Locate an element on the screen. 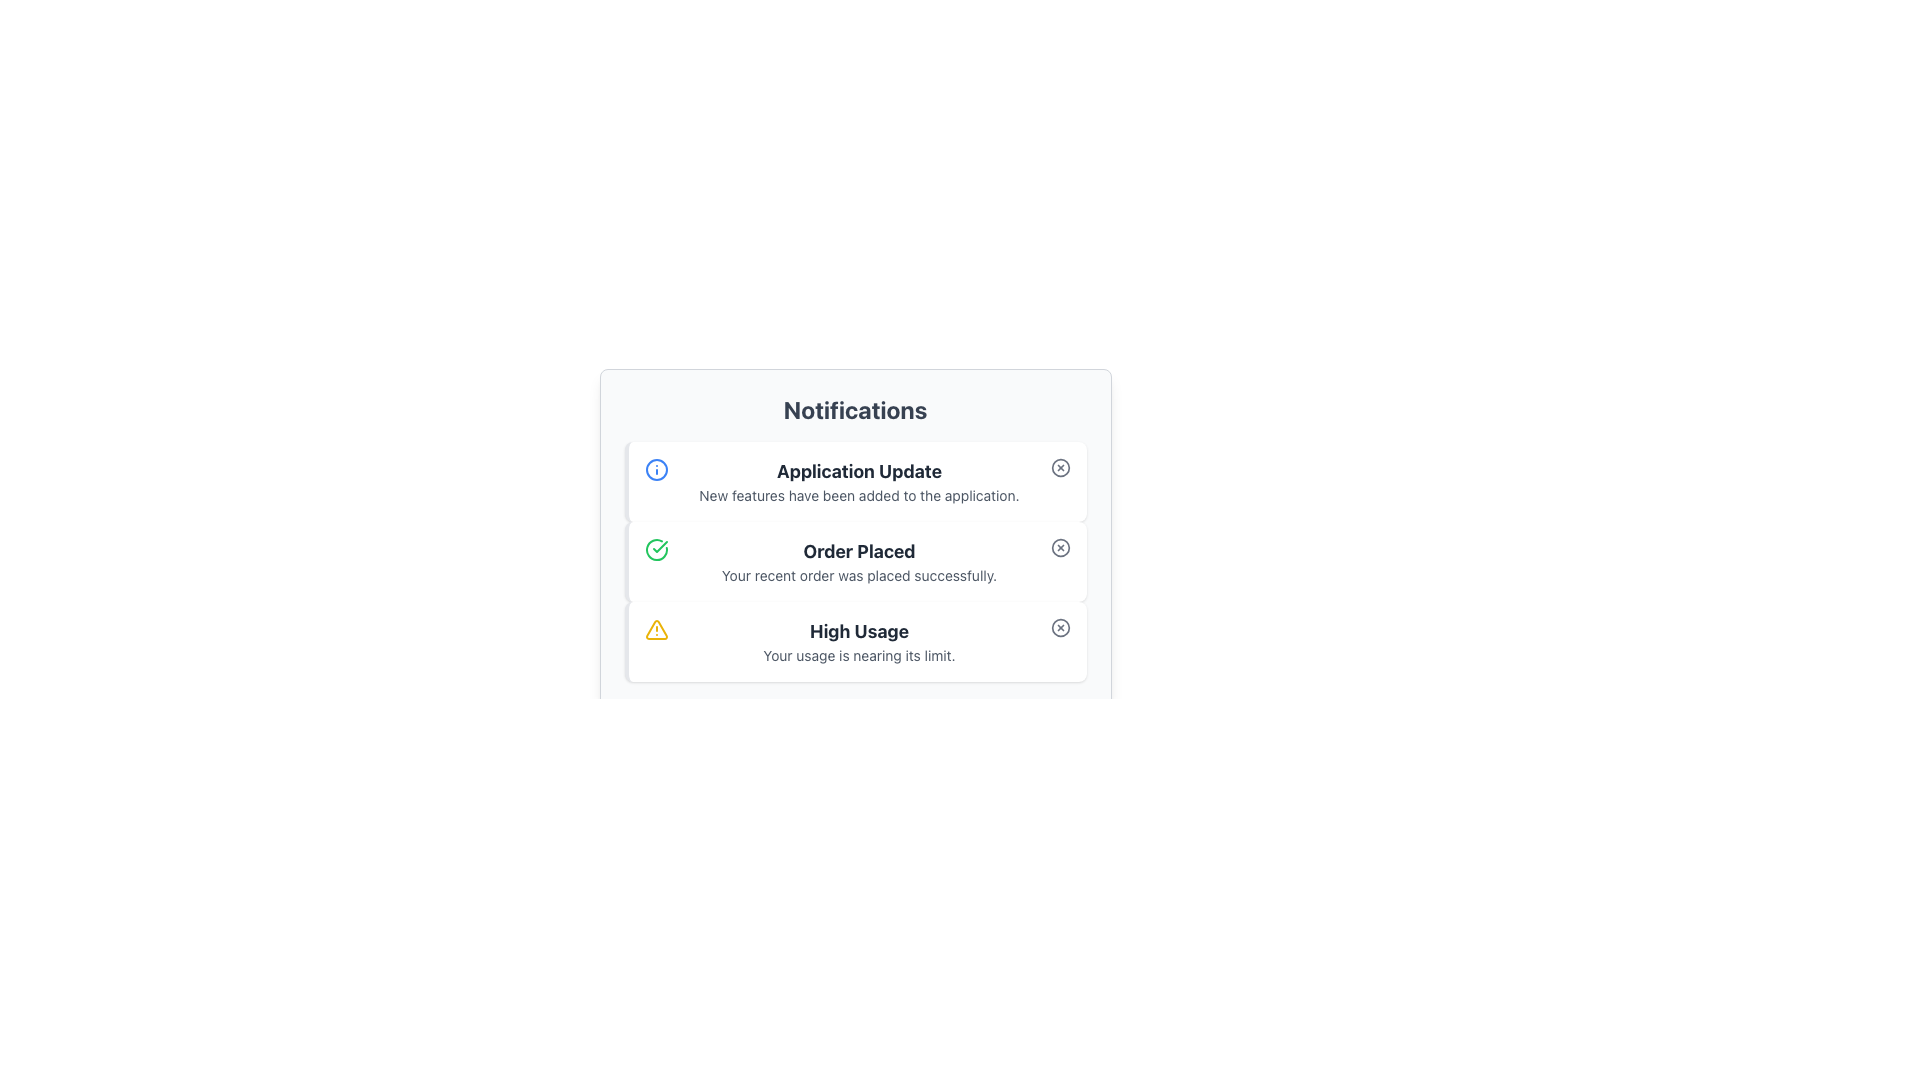 Image resolution: width=1920 pixels, height=1080 pixels. the decorative vector graphic inside the close button of the 'Application Update' notification located at the top right corner is located at coordinates (1059, 467).